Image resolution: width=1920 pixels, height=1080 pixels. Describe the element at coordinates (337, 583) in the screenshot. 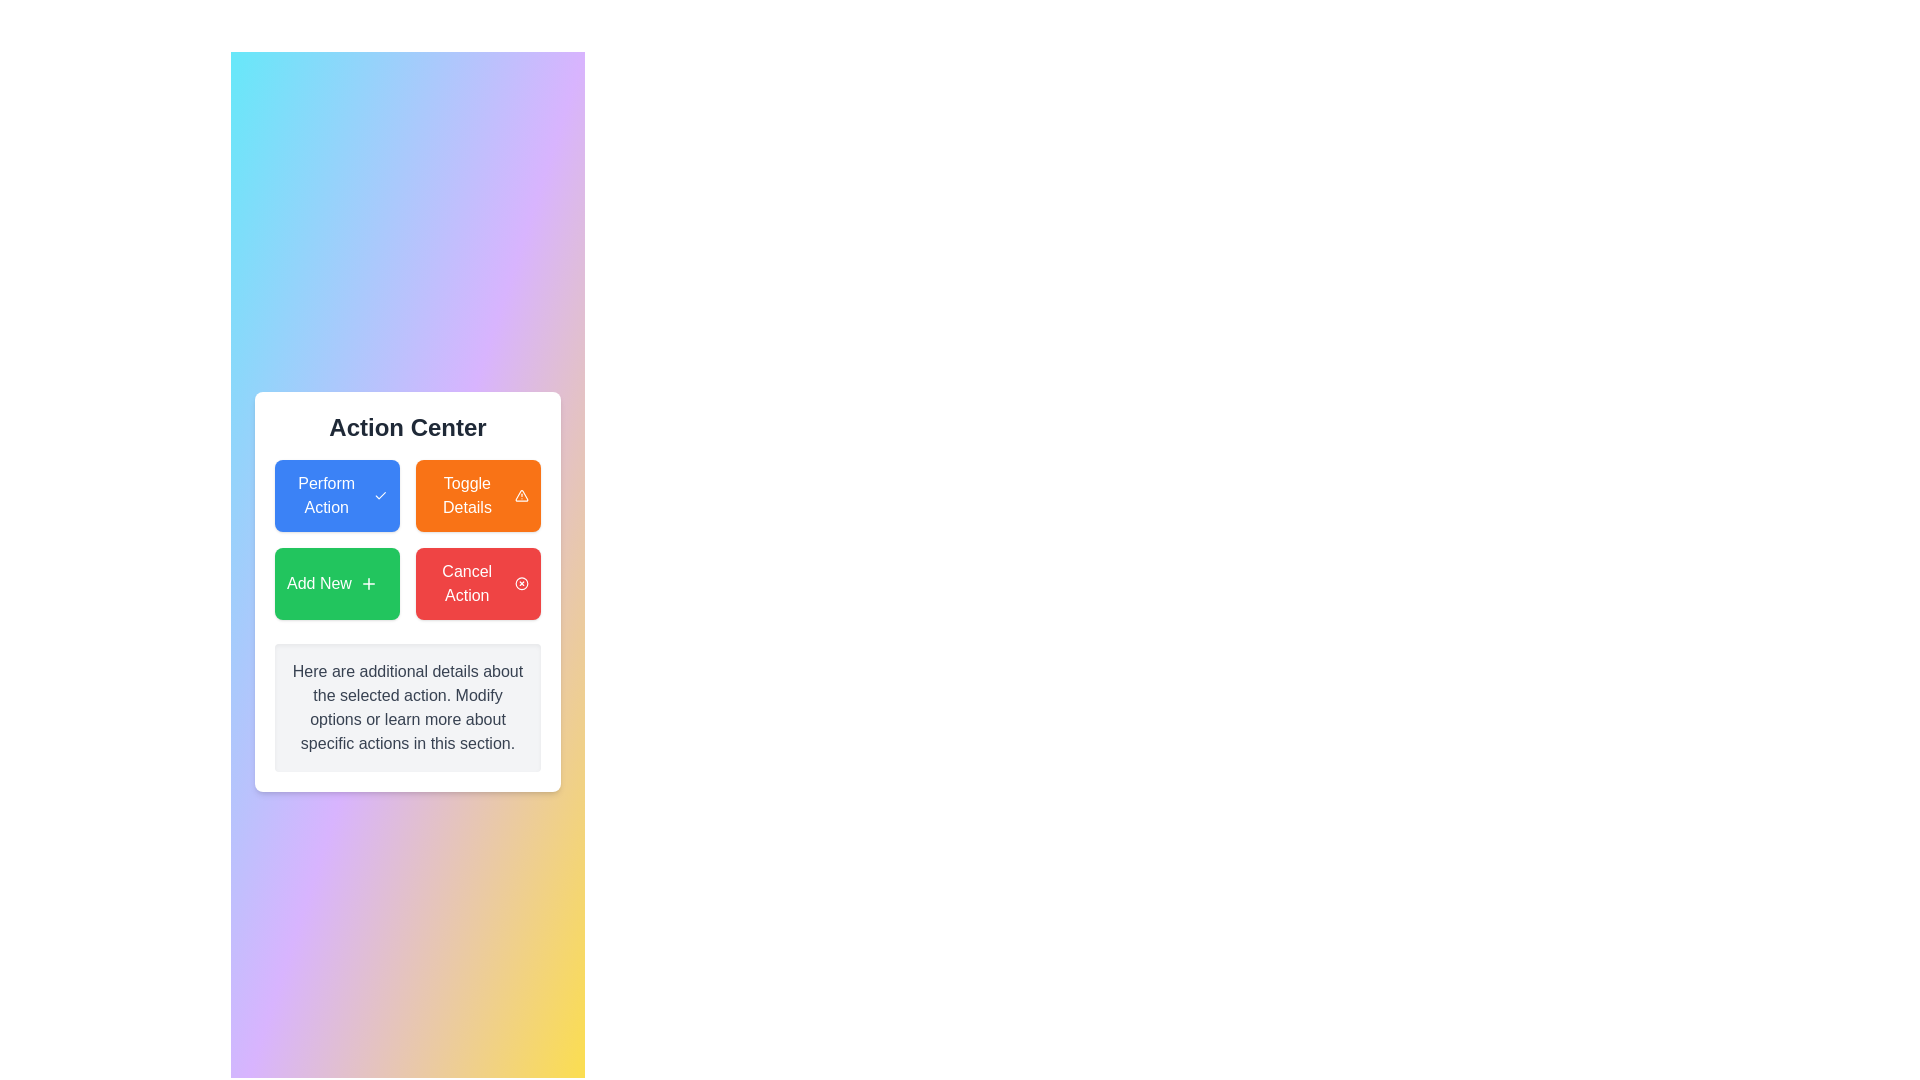

I see `the button for adding a new item located in the lower-left area of the grid layout, positioned below the blue 'Perform Action' button and to the left of the red 'Cancel Action' button` at that location.